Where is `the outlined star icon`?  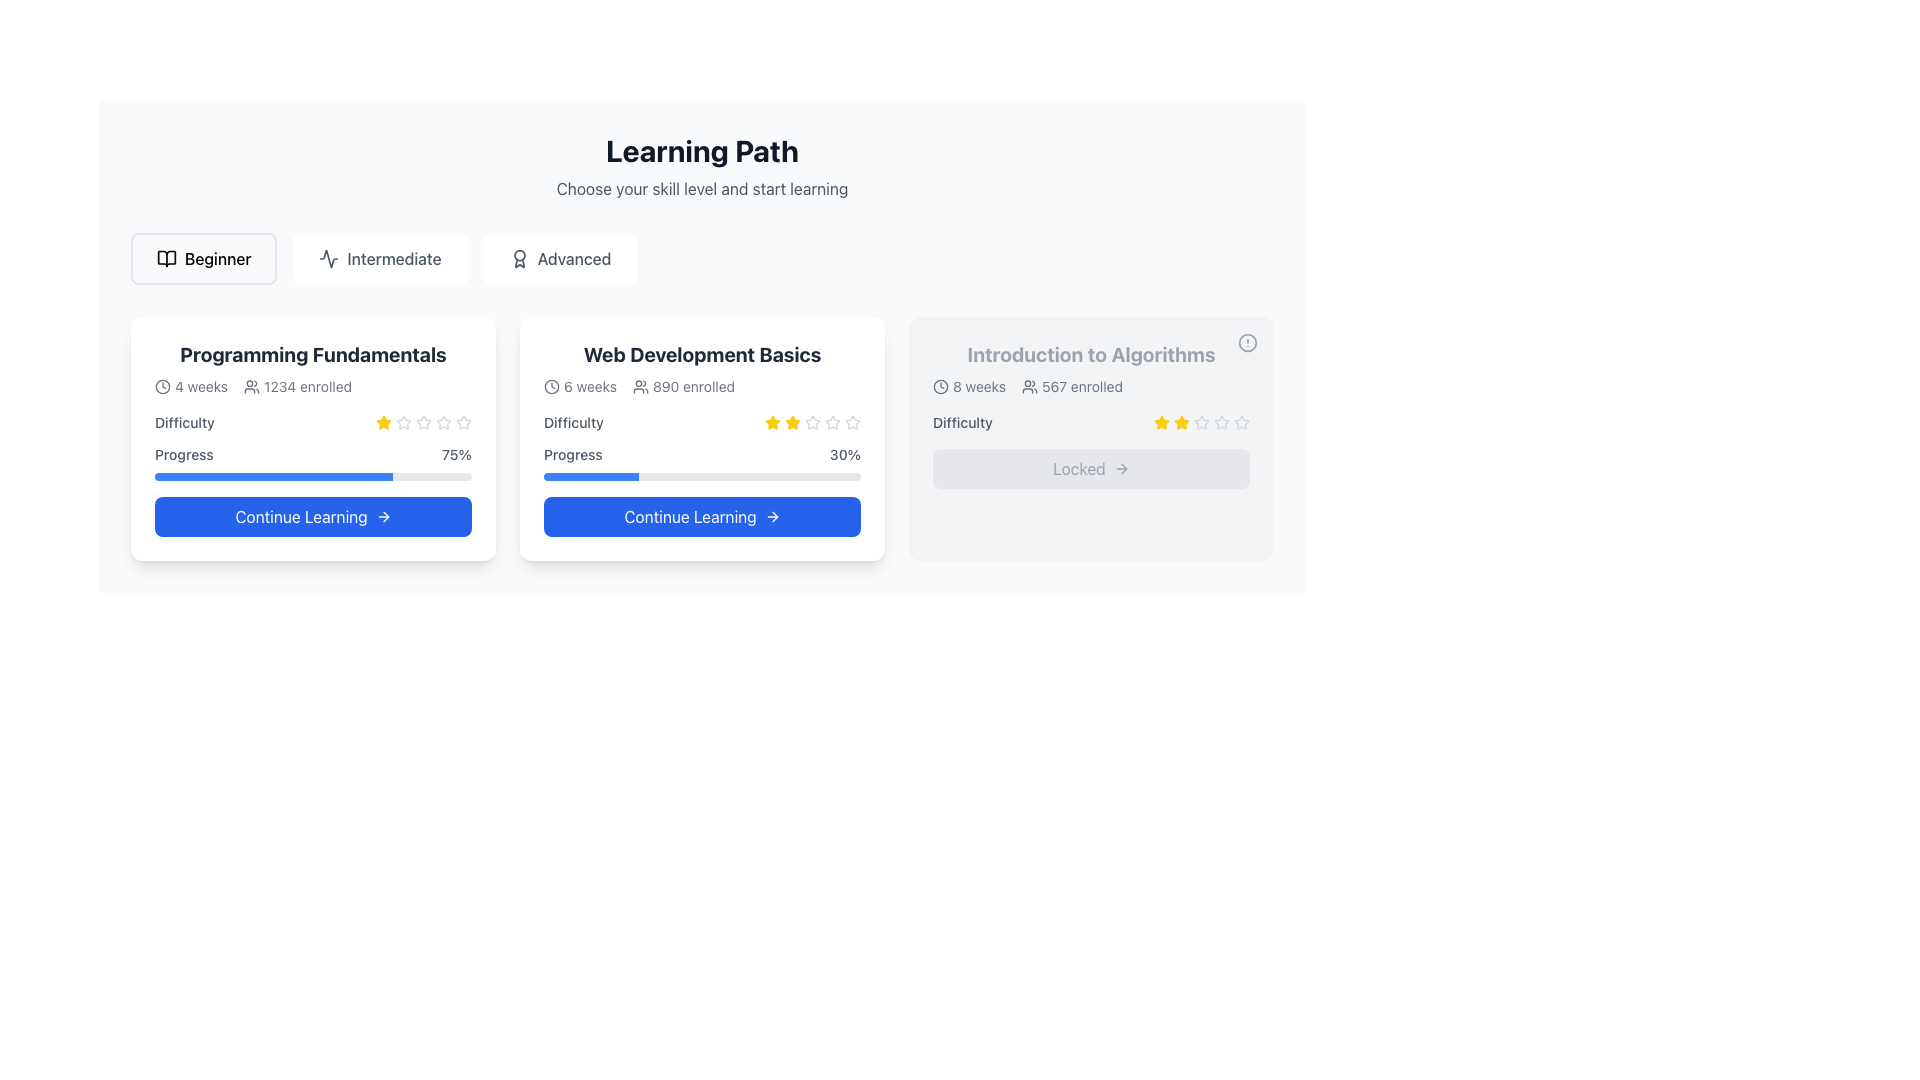
the outlined star icon is located at coordinates (443, 422).